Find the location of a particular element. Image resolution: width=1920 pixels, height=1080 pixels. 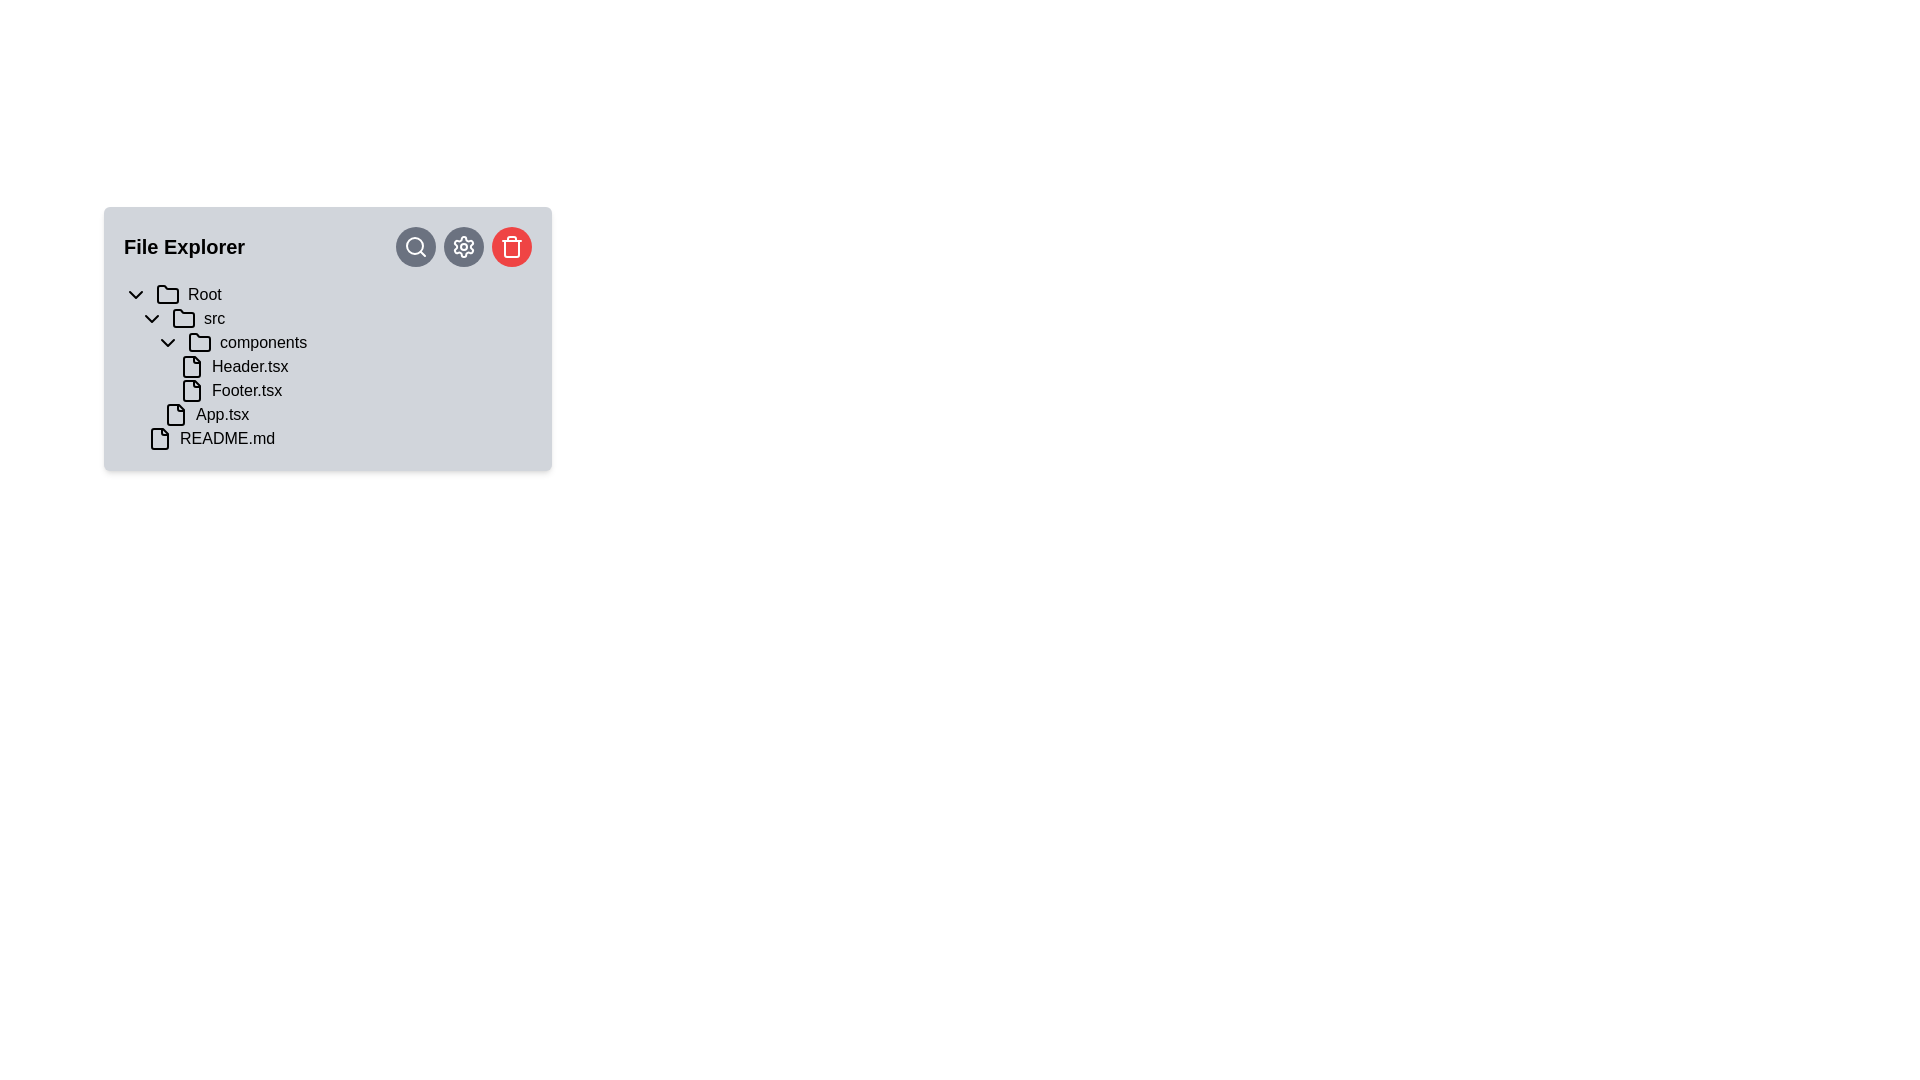

the folder icon representing the 'components' directory in the file explorer interface is located at coordinates (200, 341).